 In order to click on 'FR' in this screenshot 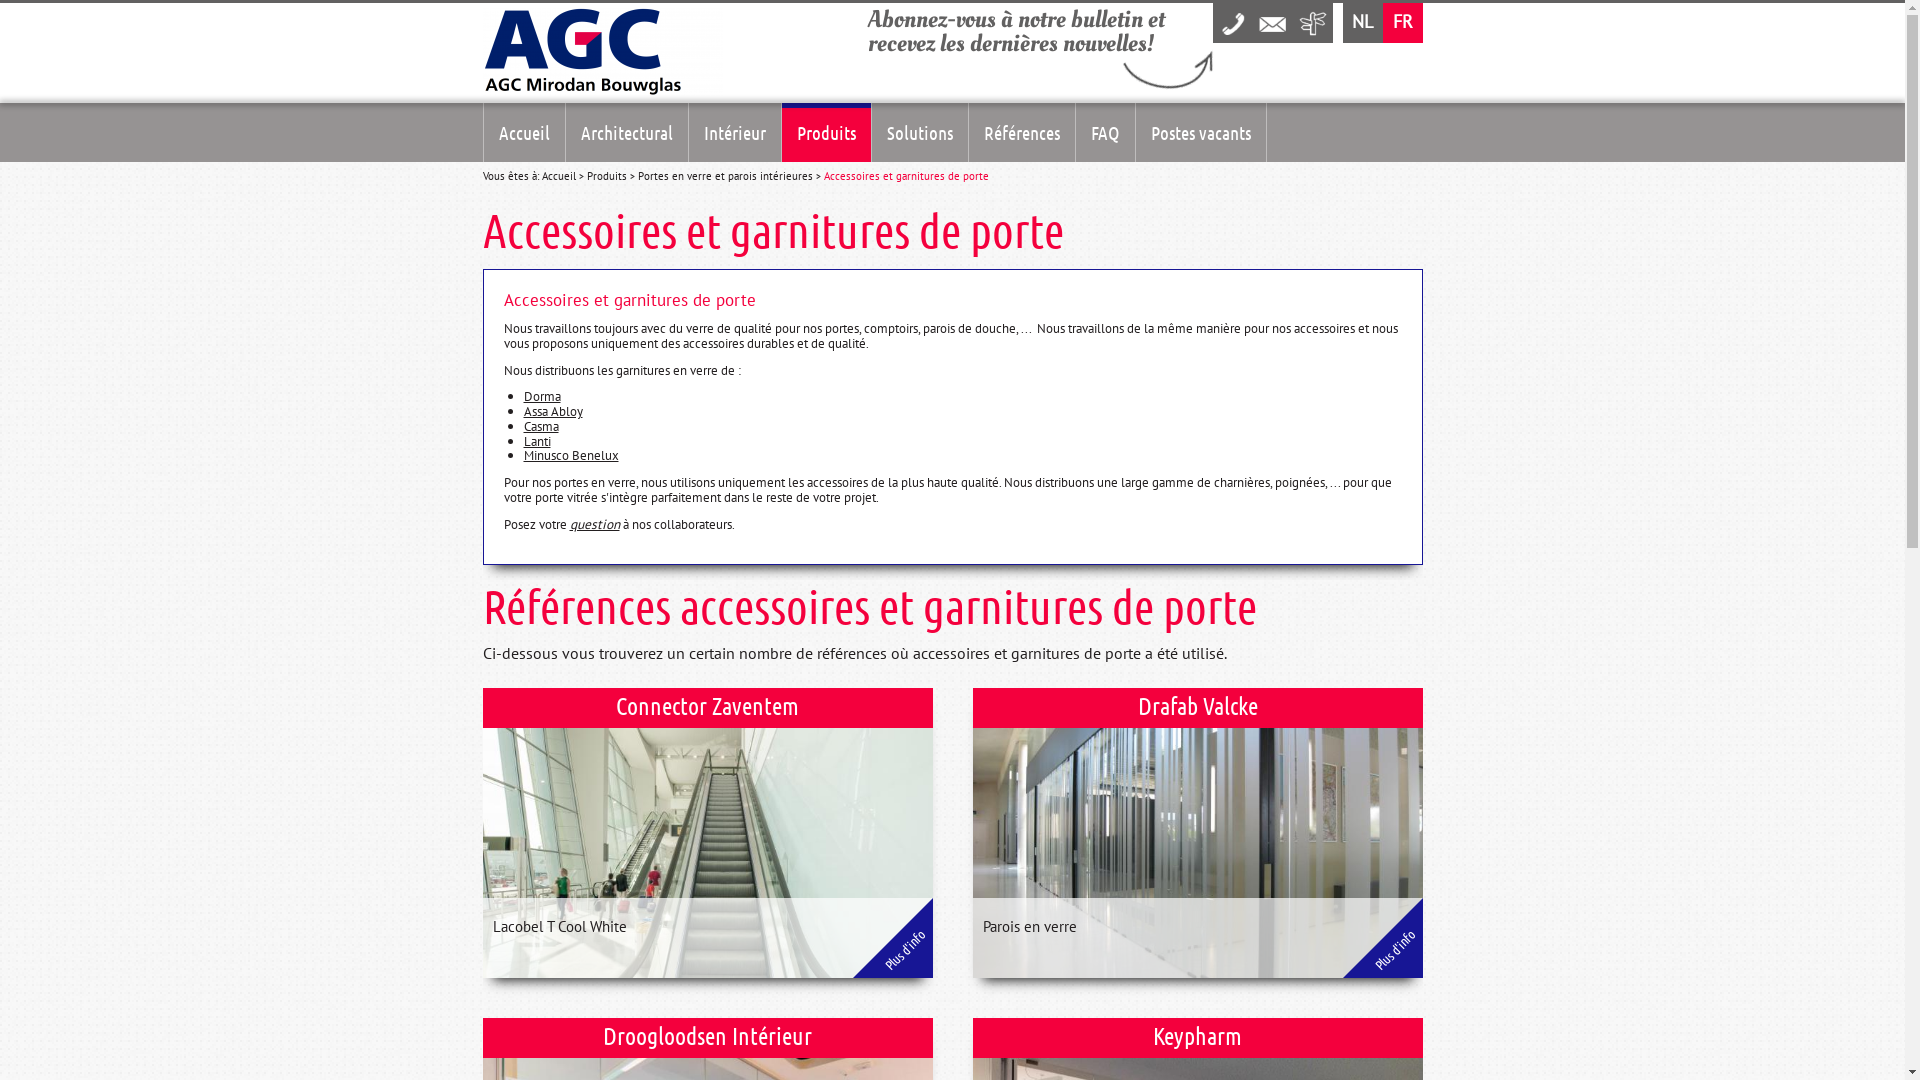, I will do `click(1381, 23)`.